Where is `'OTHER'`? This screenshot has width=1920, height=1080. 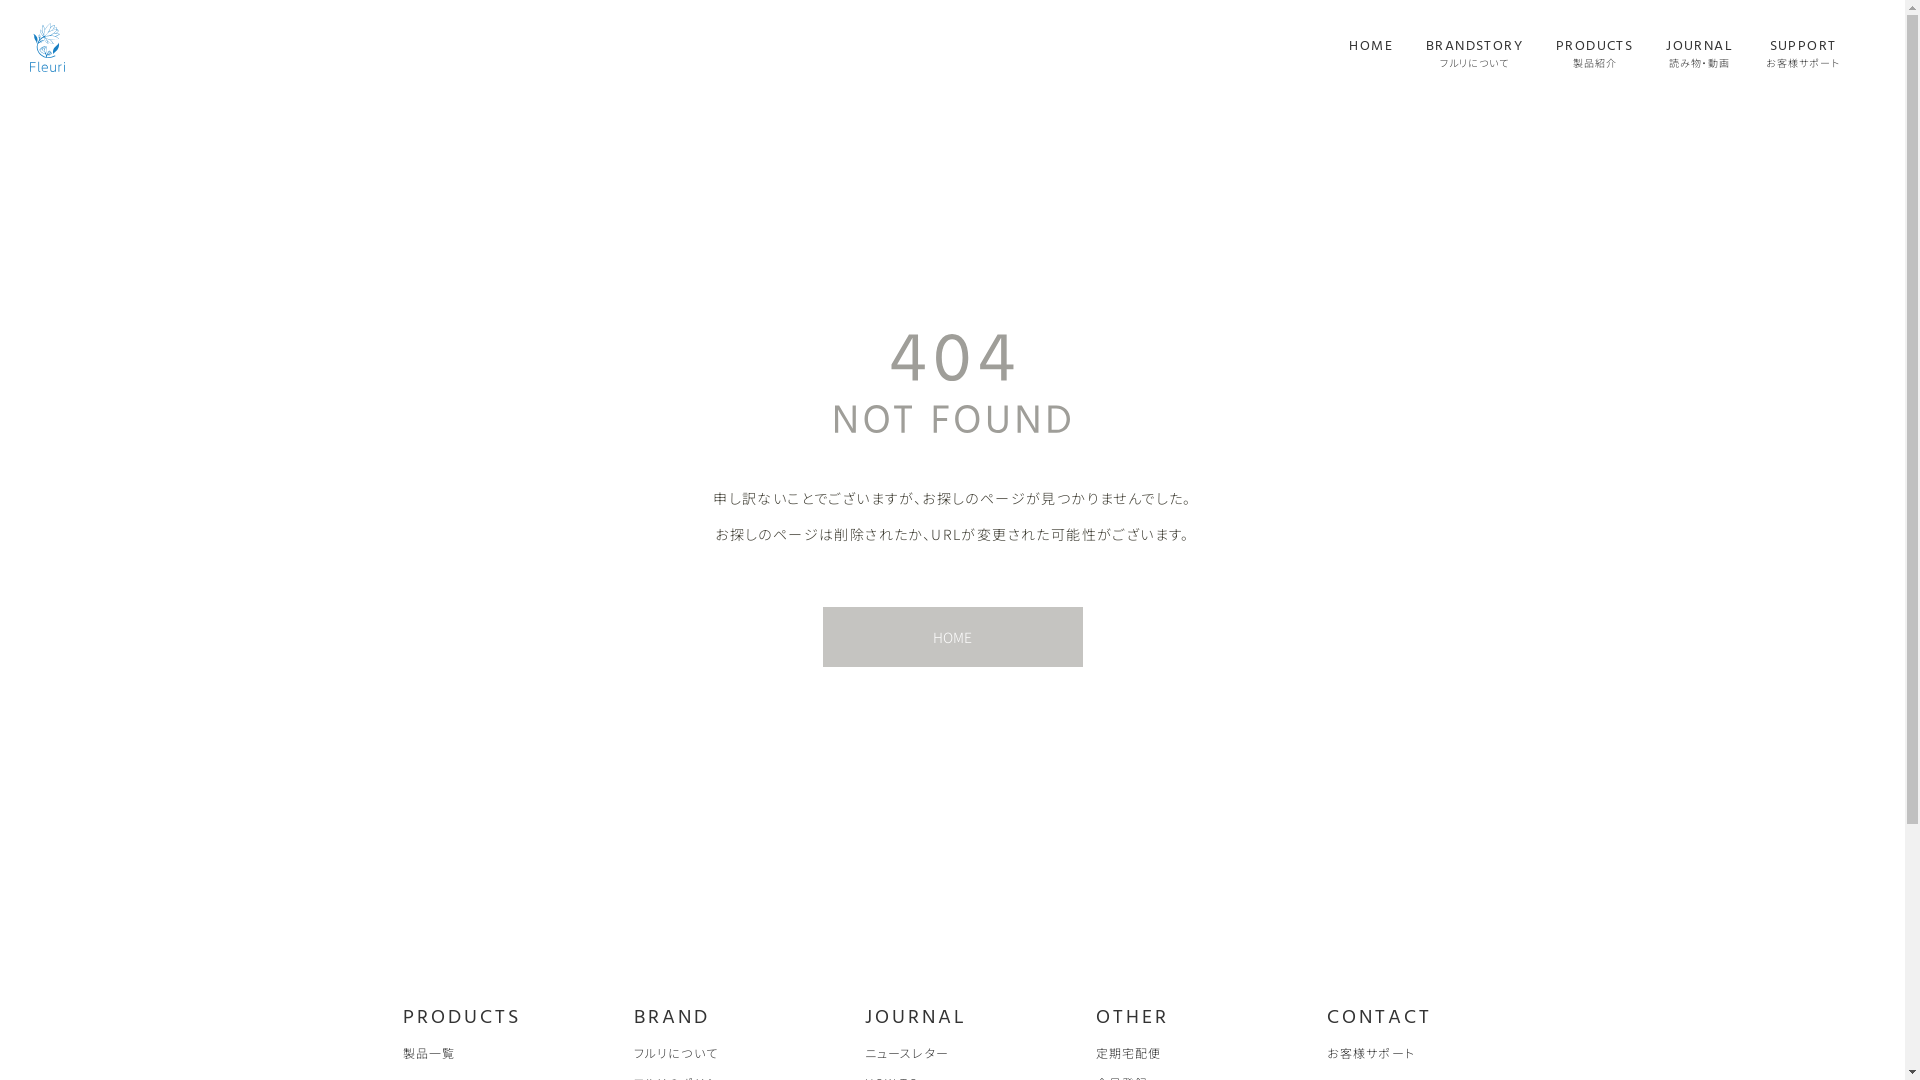
'OTHER' is located at coordinates (1132, 1018).